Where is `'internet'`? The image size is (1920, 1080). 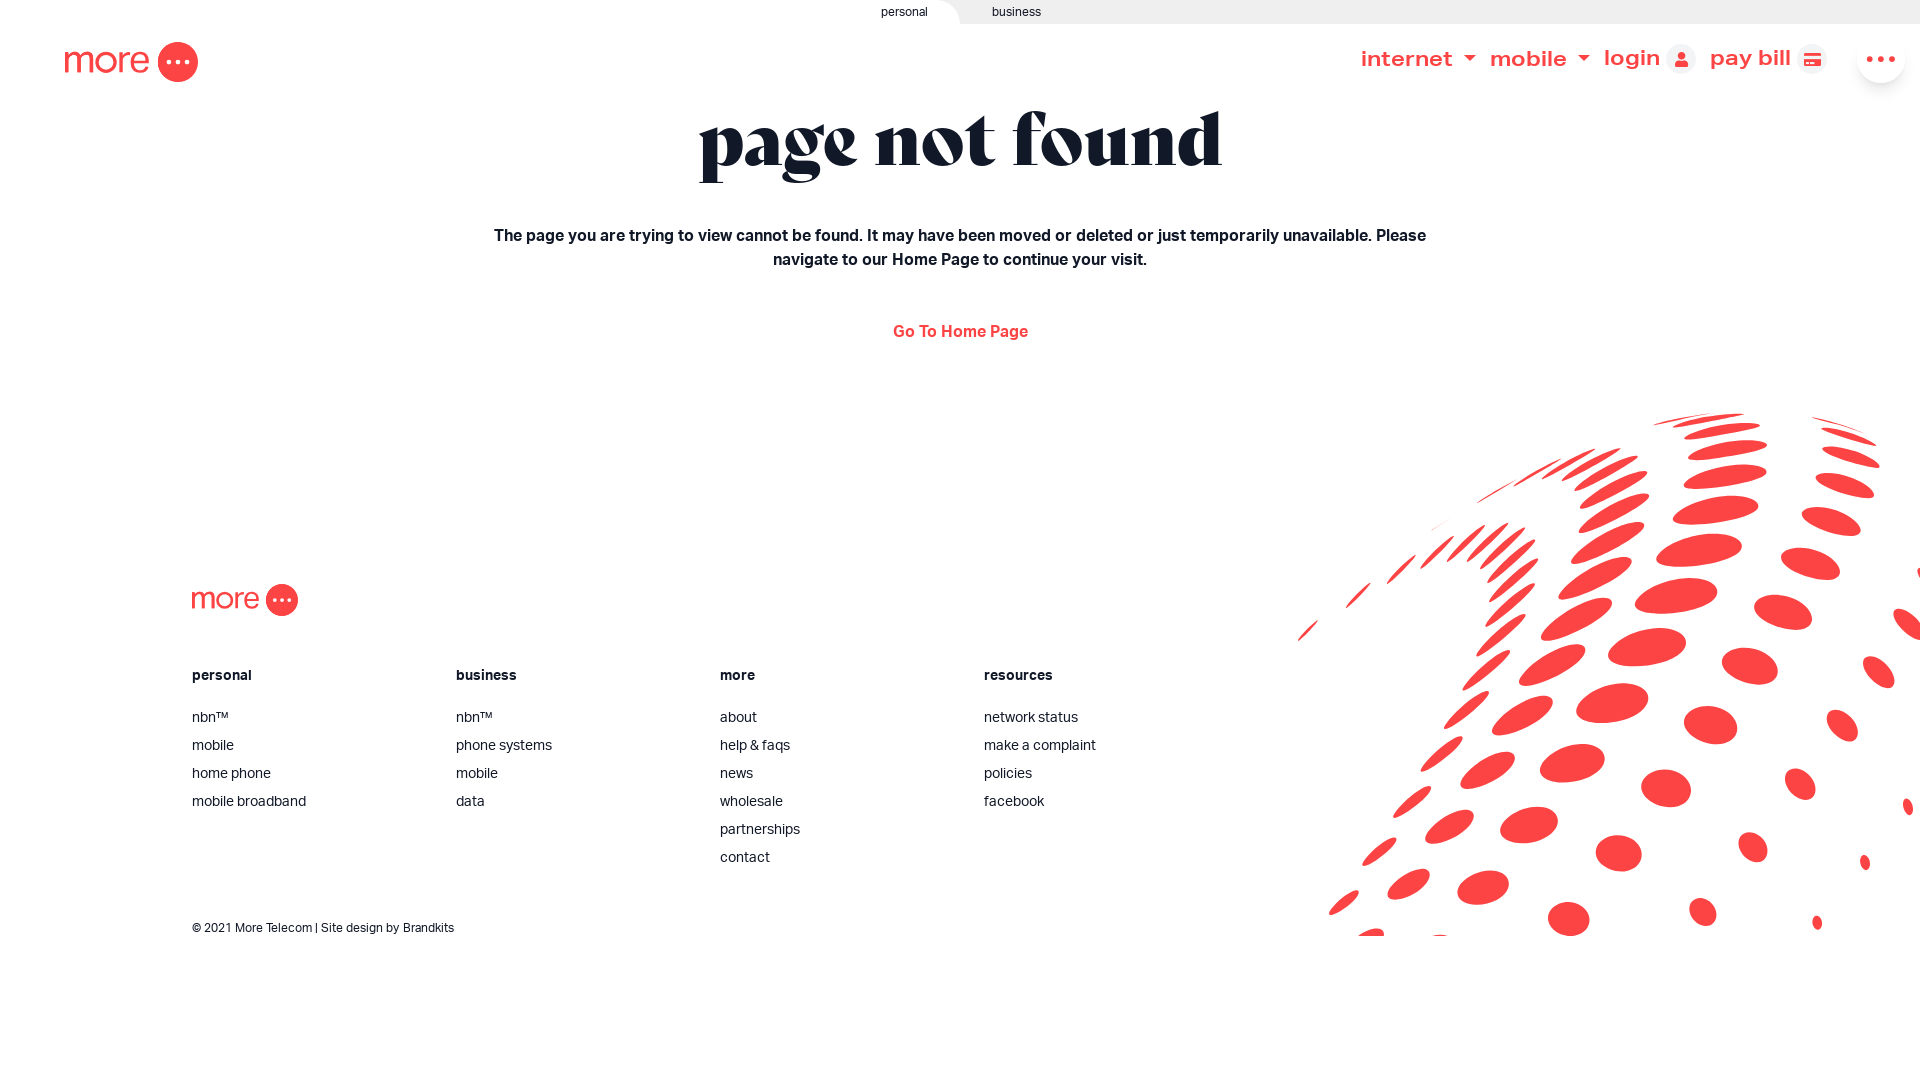 'internet' is located at coordinates (1417, 57).